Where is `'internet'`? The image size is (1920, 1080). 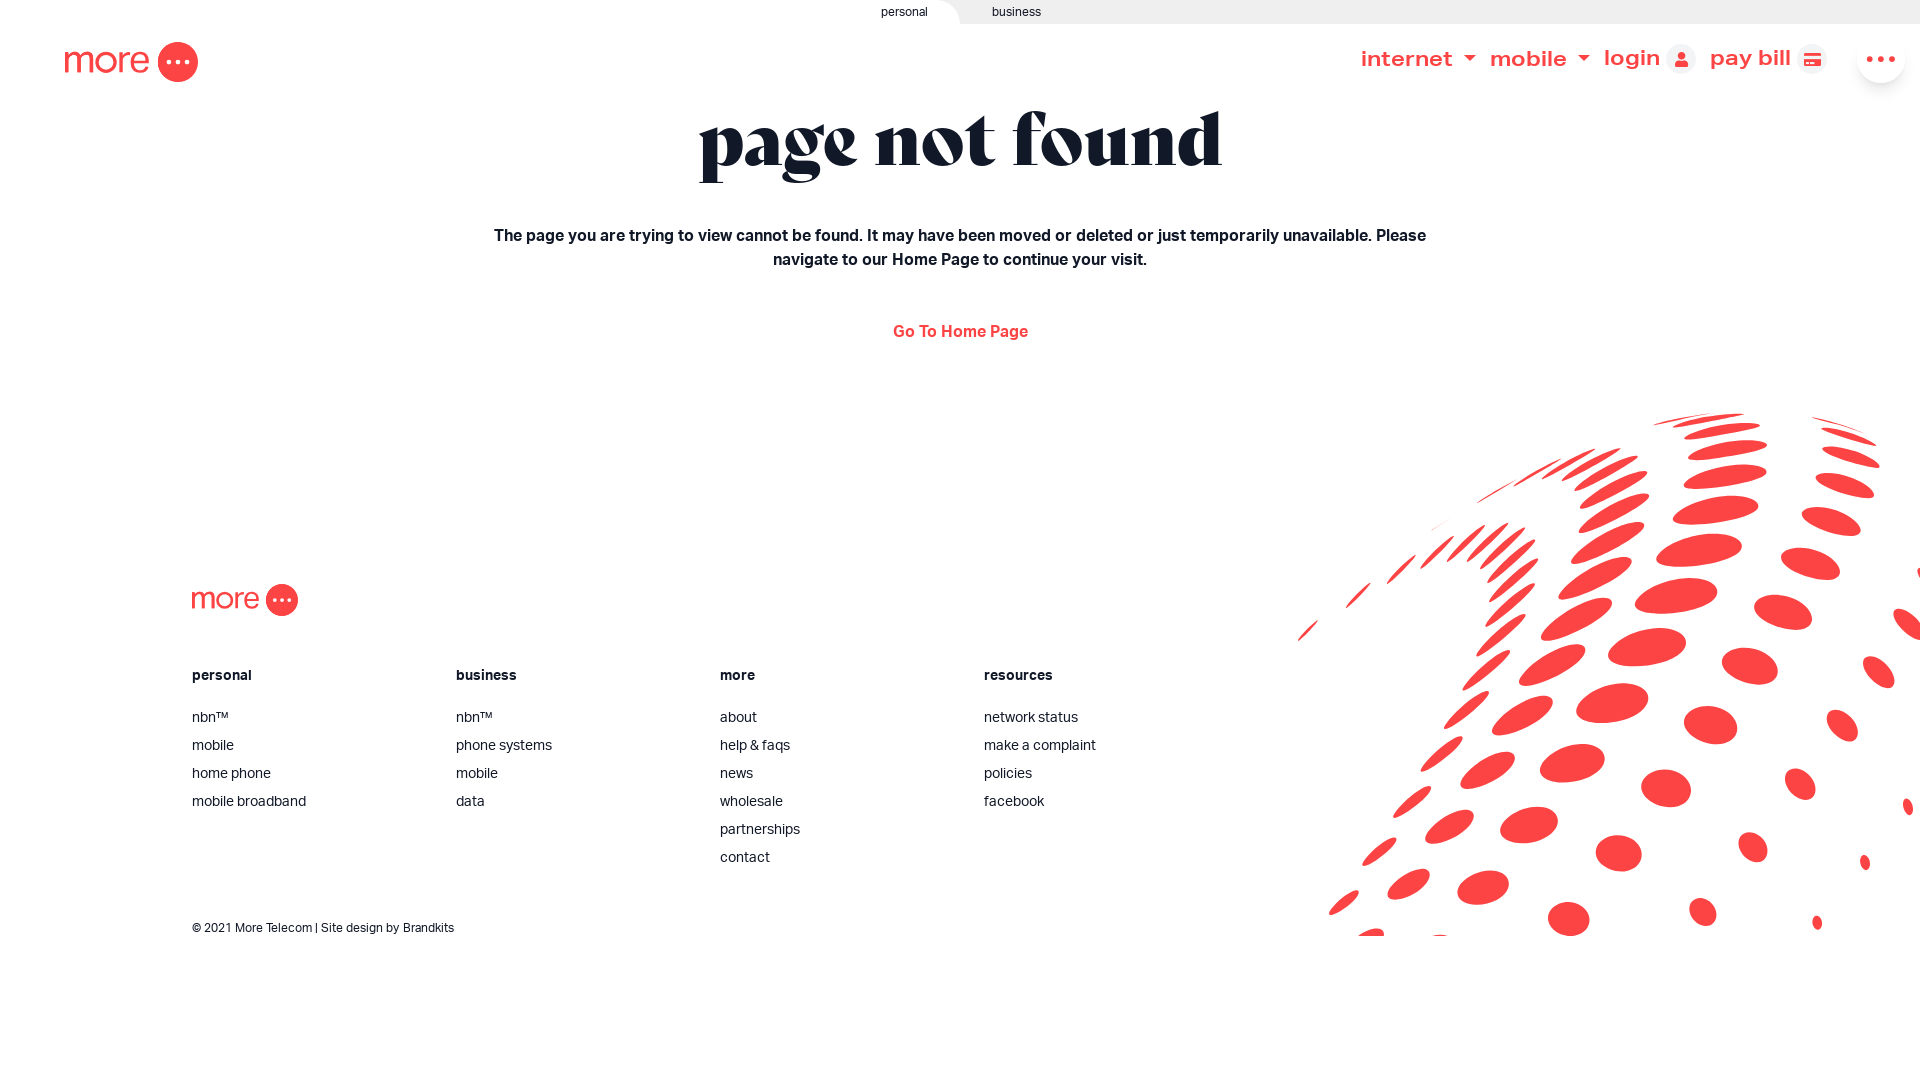 'internet' is located at coordinates (1417, 57).